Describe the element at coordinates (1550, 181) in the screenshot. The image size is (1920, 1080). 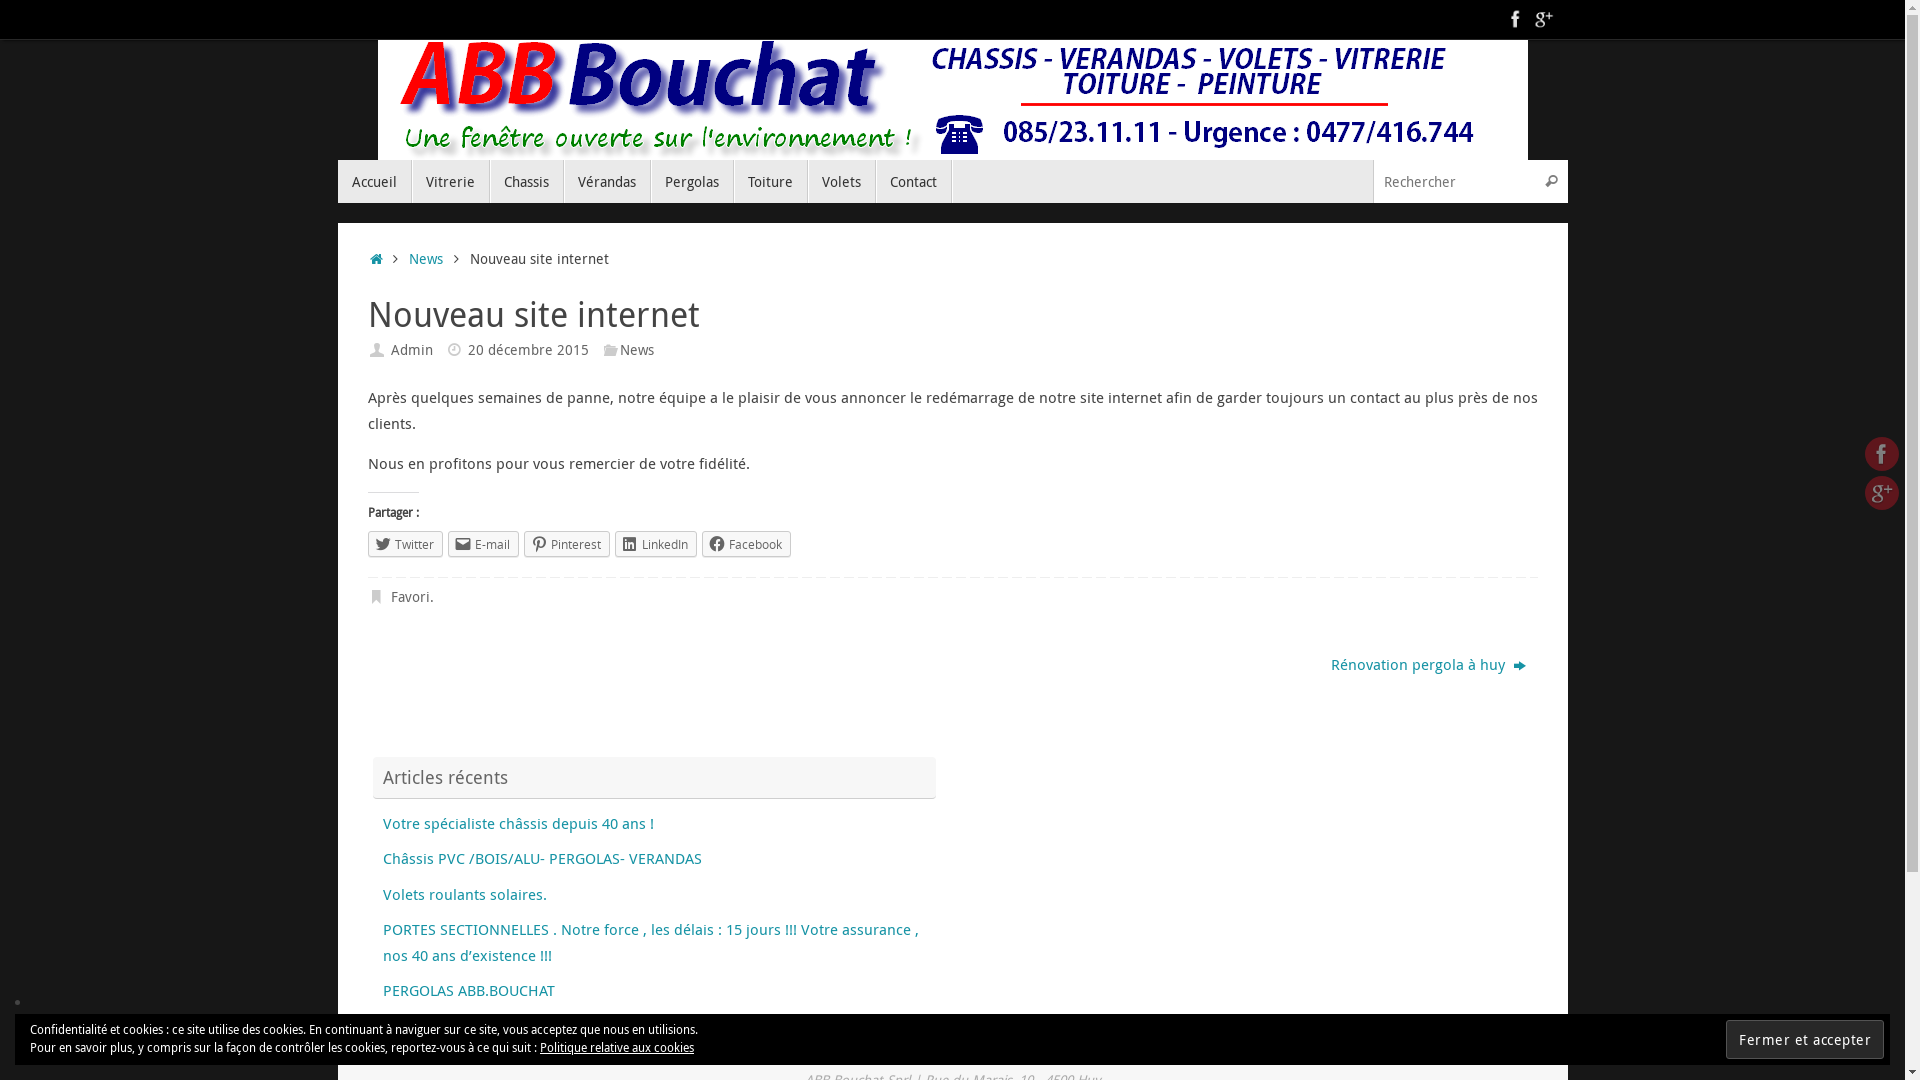
I see `'Rechercher'` at that location.